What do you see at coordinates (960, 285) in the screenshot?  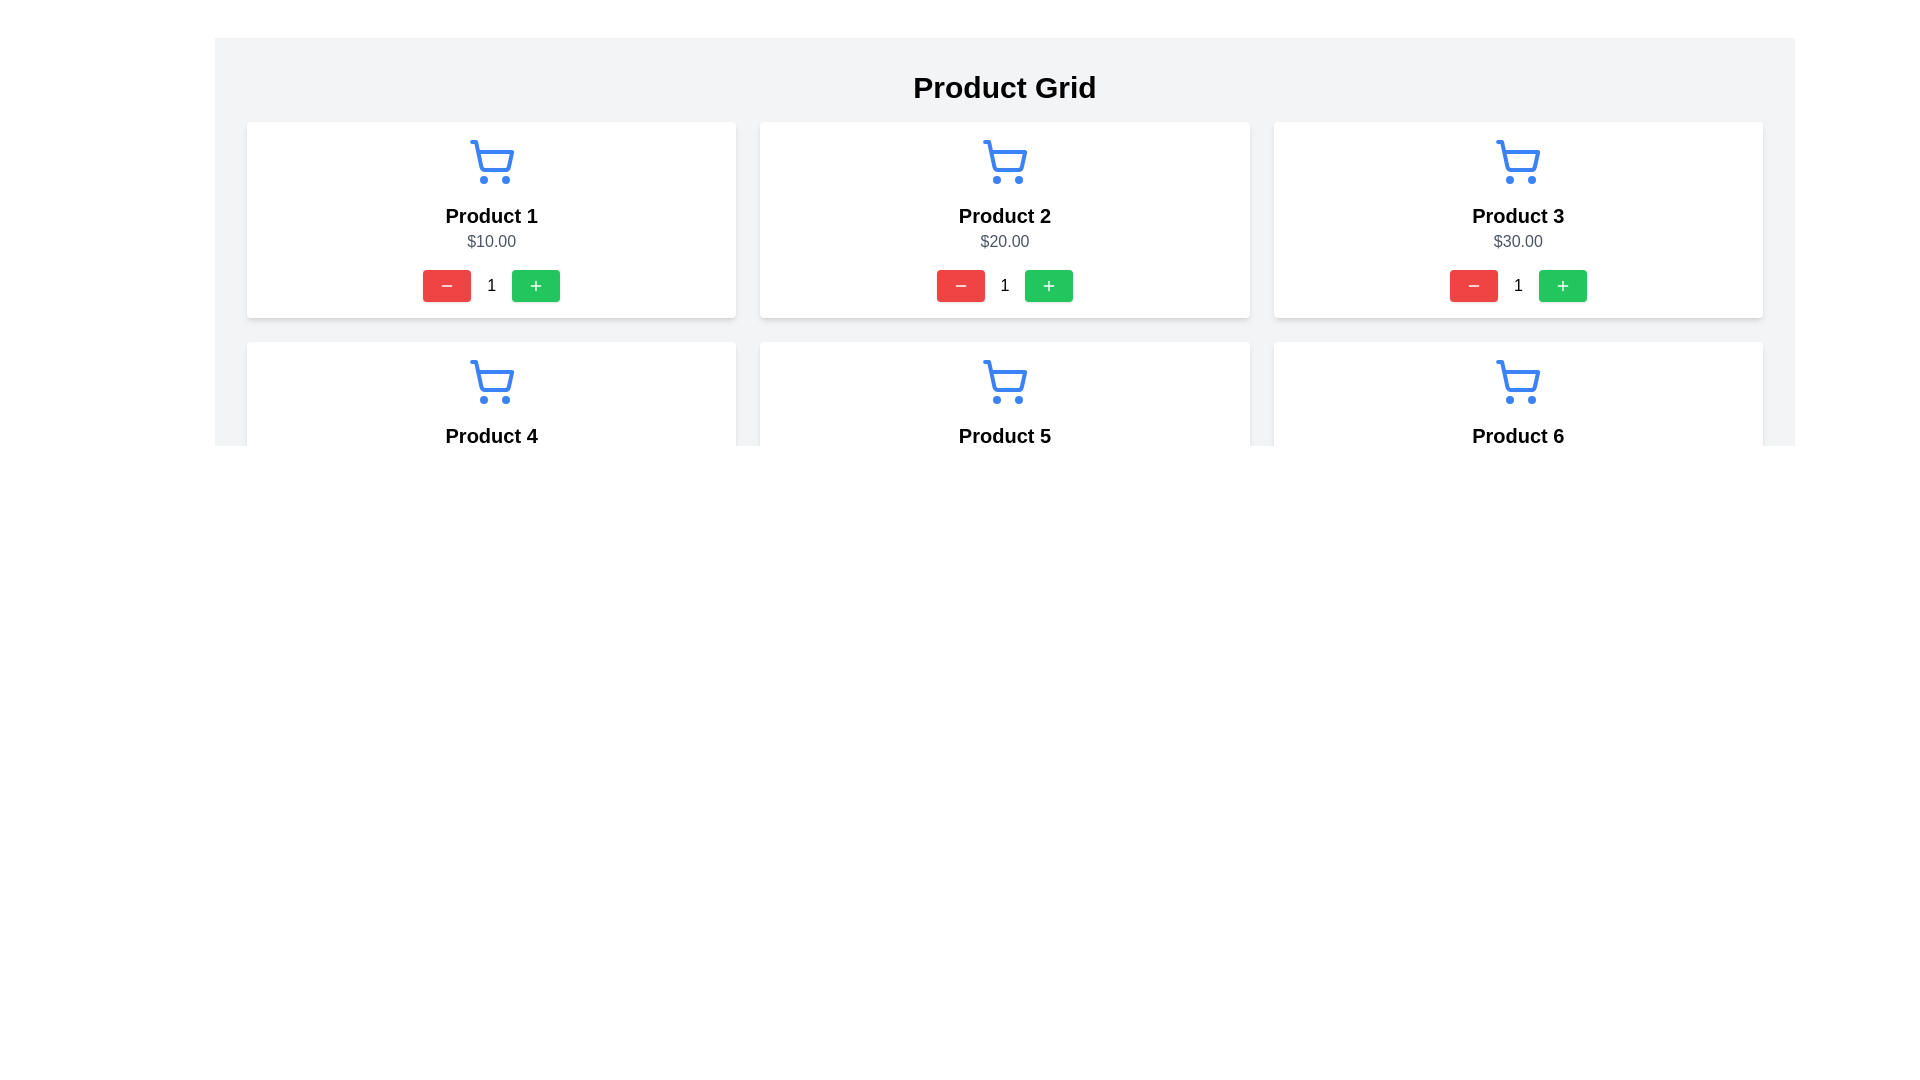 I see `the red button to decrease the quantity of the product in the 'Product 2' card` at bounding box center [960, 285].